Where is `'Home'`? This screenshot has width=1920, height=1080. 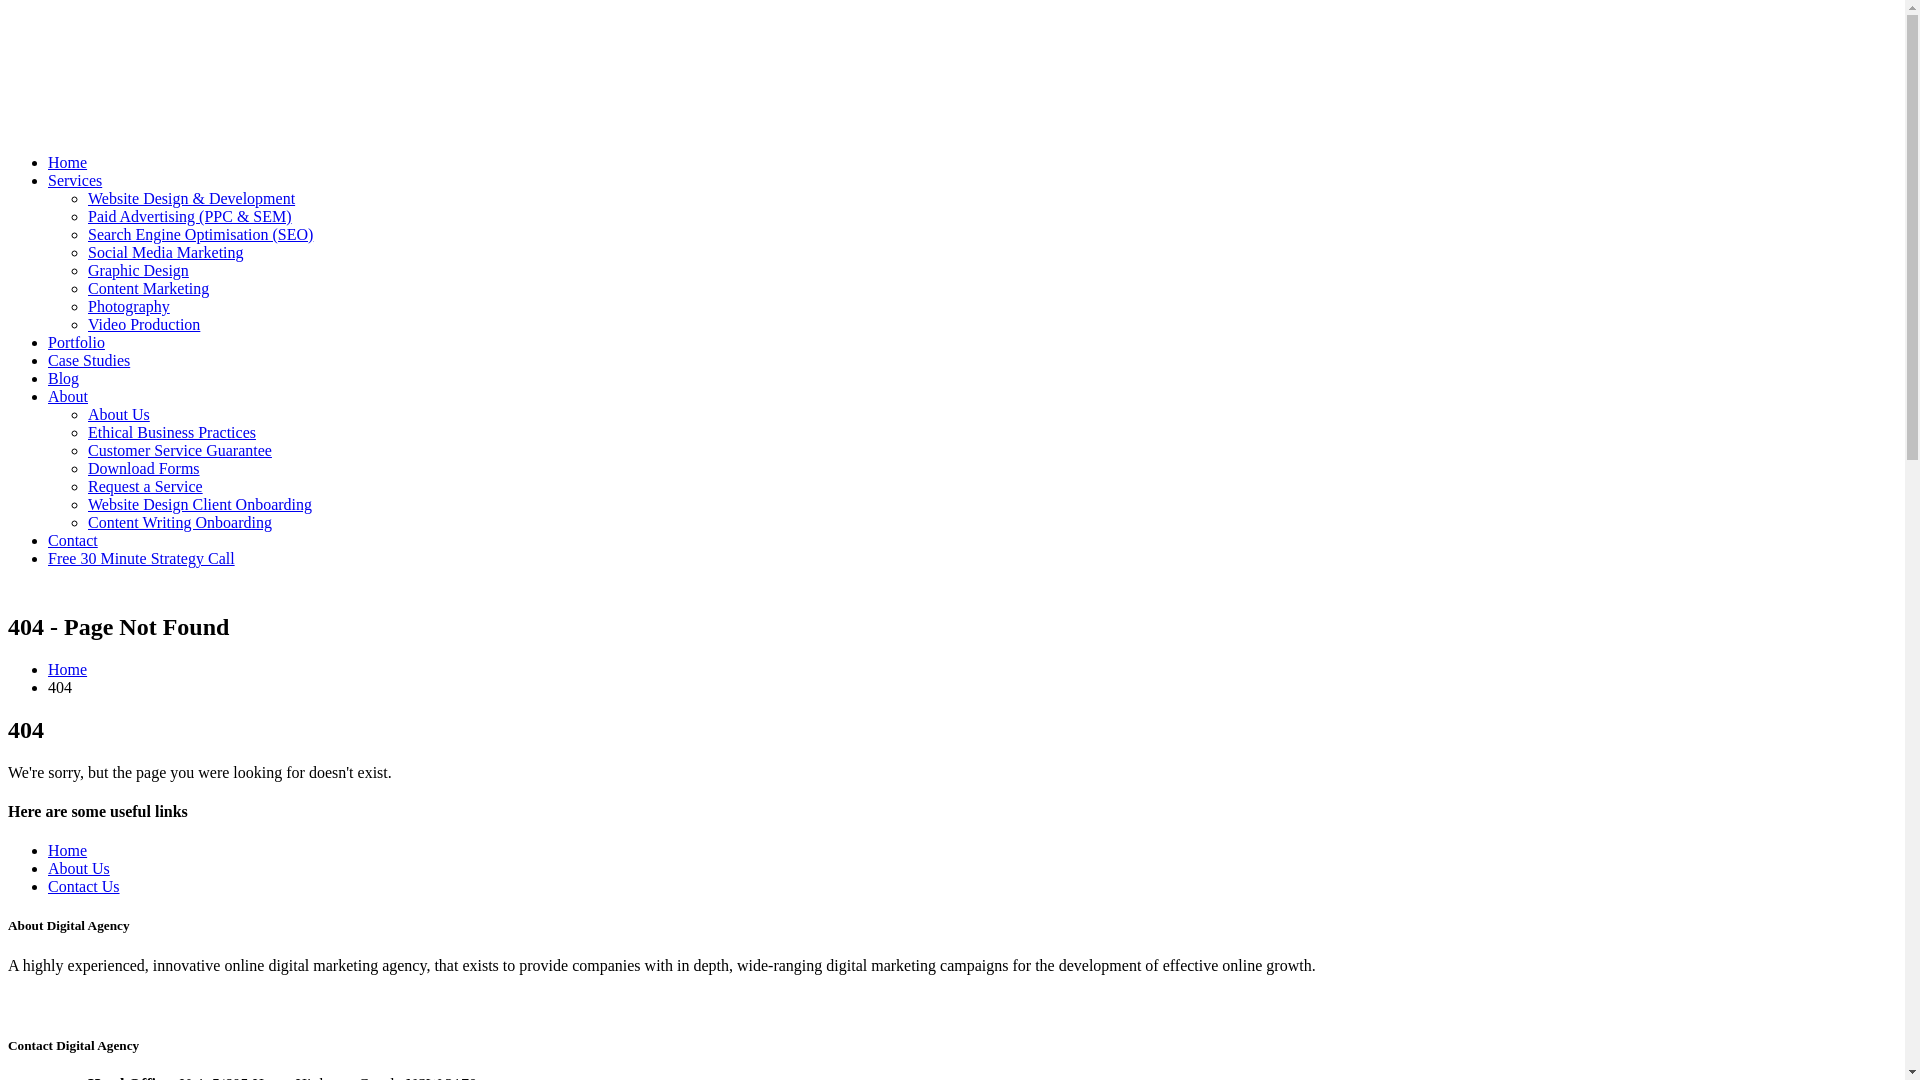
'Home' is located at coordinates (67, 161).